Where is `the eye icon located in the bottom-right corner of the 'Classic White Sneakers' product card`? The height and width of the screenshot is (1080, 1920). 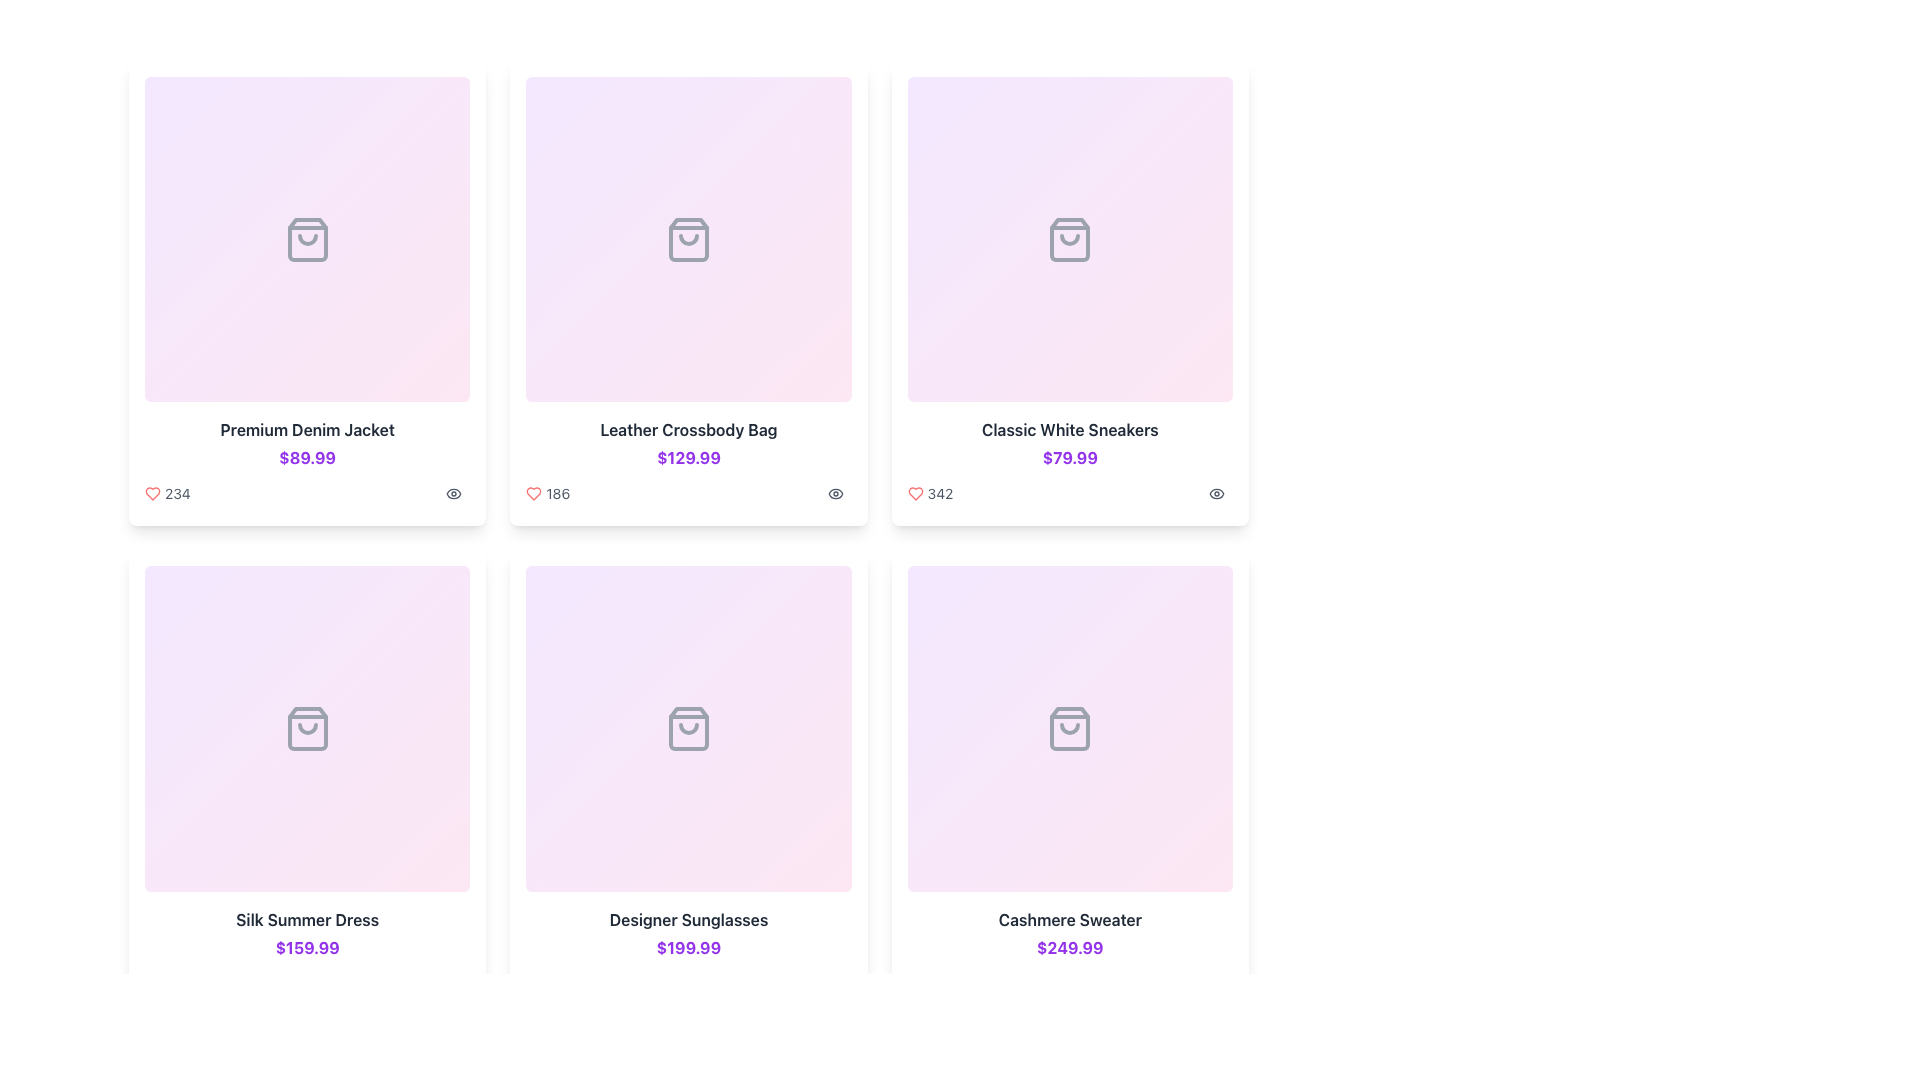
the eye icon located in the bottom-right corner of the 'Classic White Sneakers' product card is located at coordinates (1216, 493).